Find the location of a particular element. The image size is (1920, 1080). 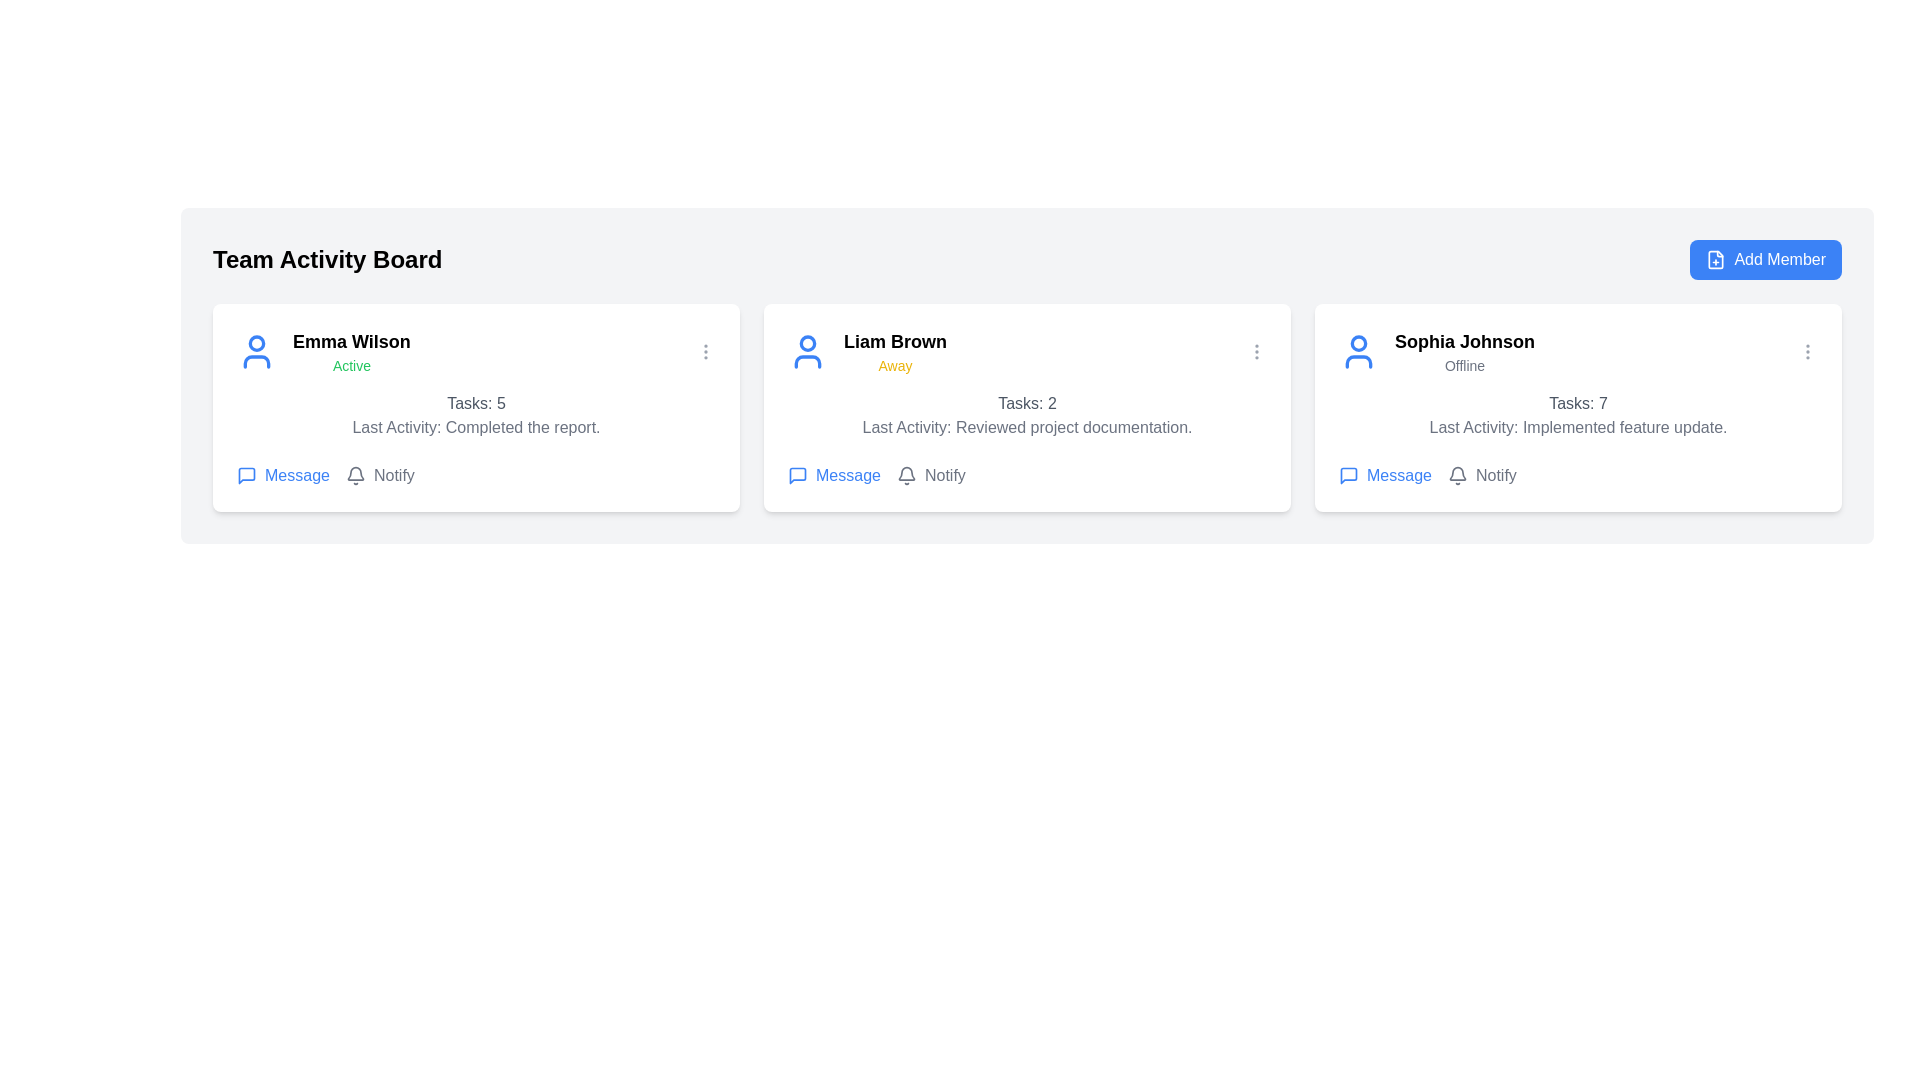

text displayed in the Text Display element that shows the user's last activity, which is 'Implemented feature update.' is located at coordinates (1577, 427).